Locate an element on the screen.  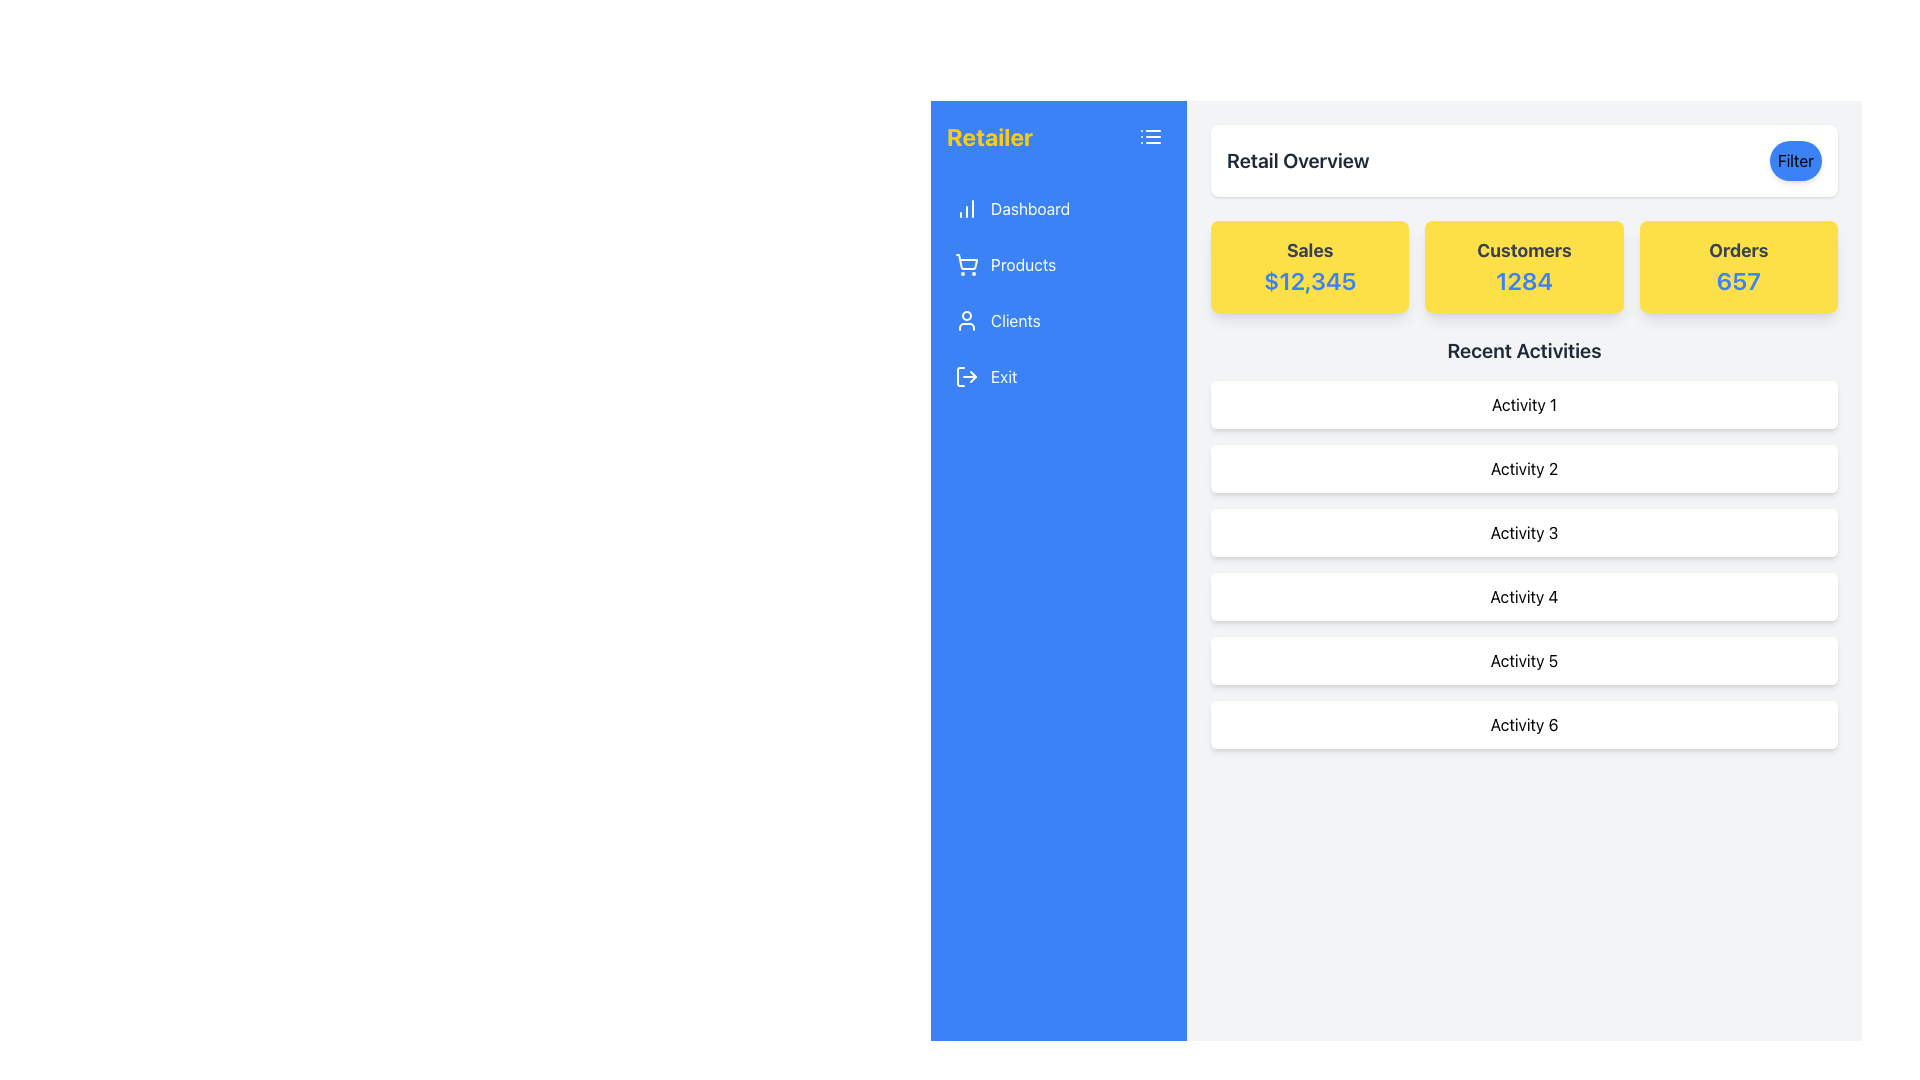
the button located at the top-right corner of the blue sidebar panel is located at coordinates (1151, 136).